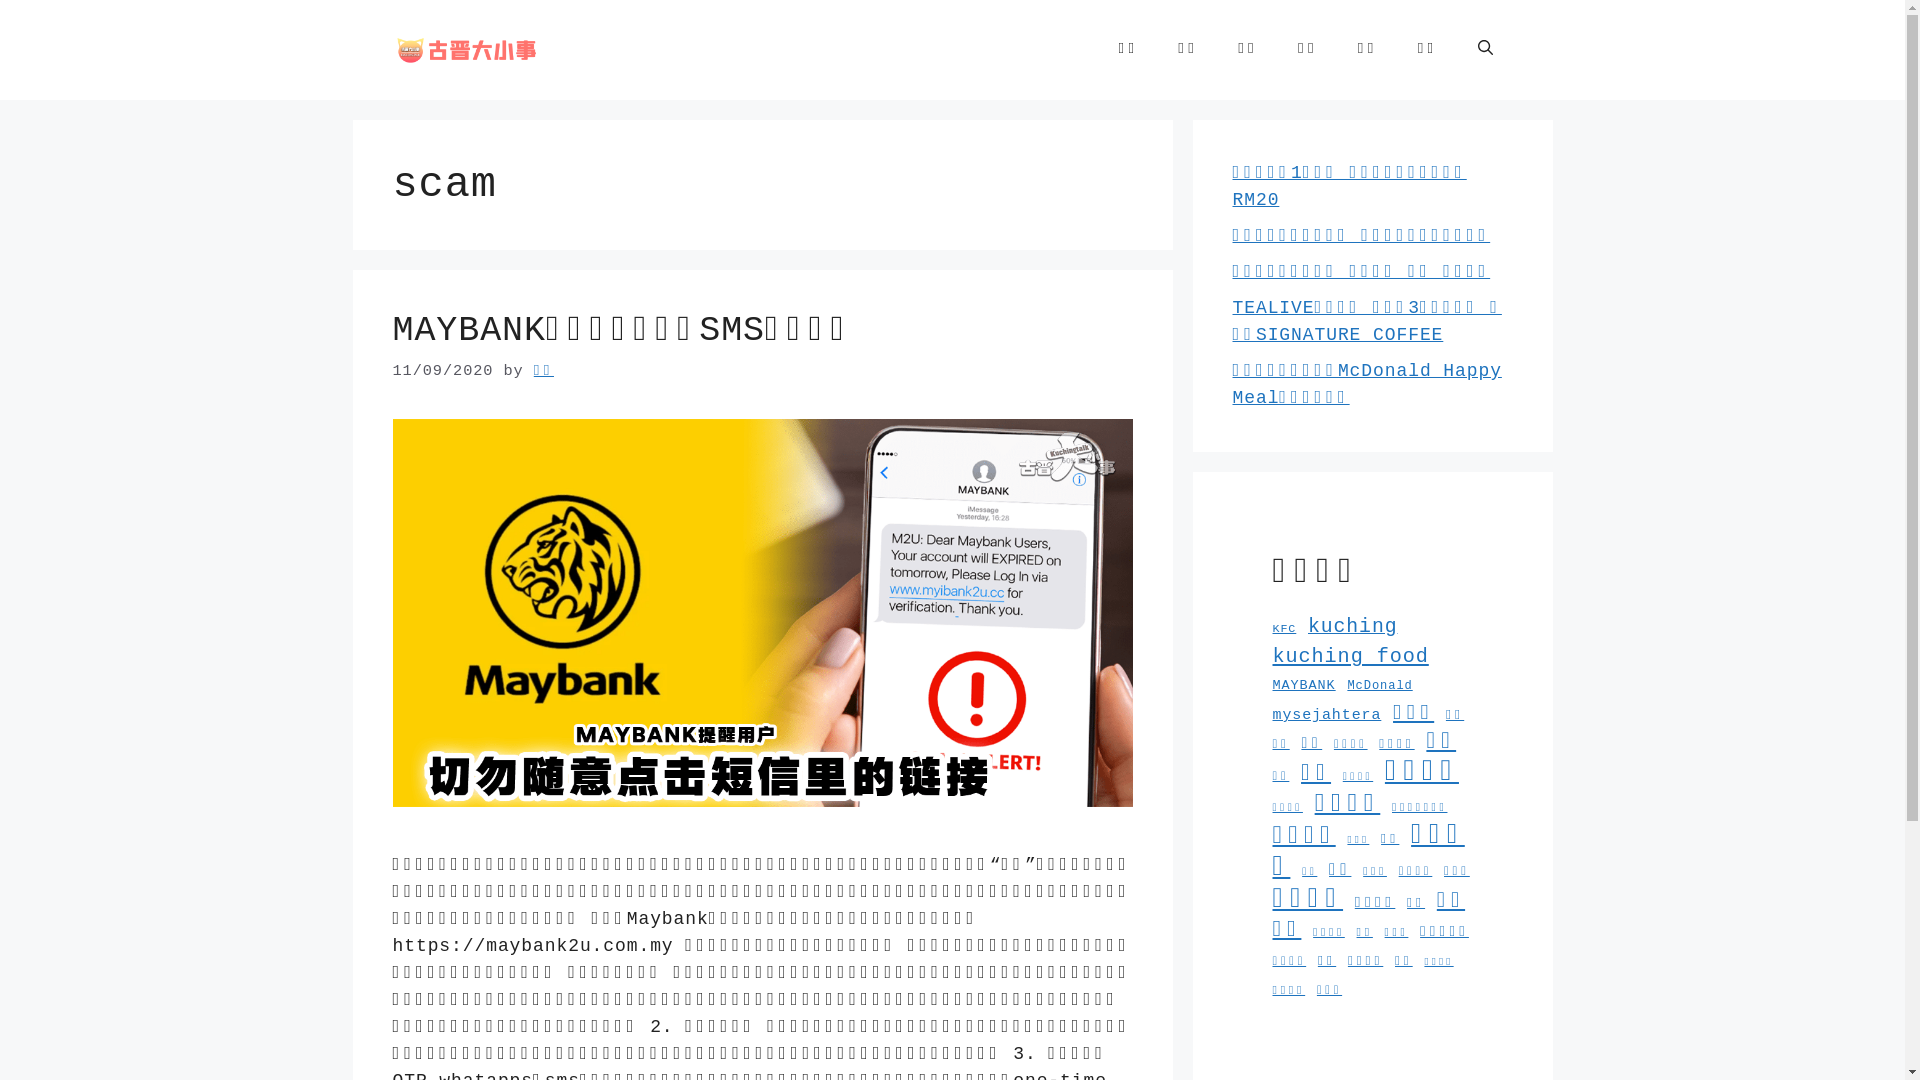 This screenshot has width=1920, height=1080. I want to click on 'mysejahtera', so click(1271, 713).